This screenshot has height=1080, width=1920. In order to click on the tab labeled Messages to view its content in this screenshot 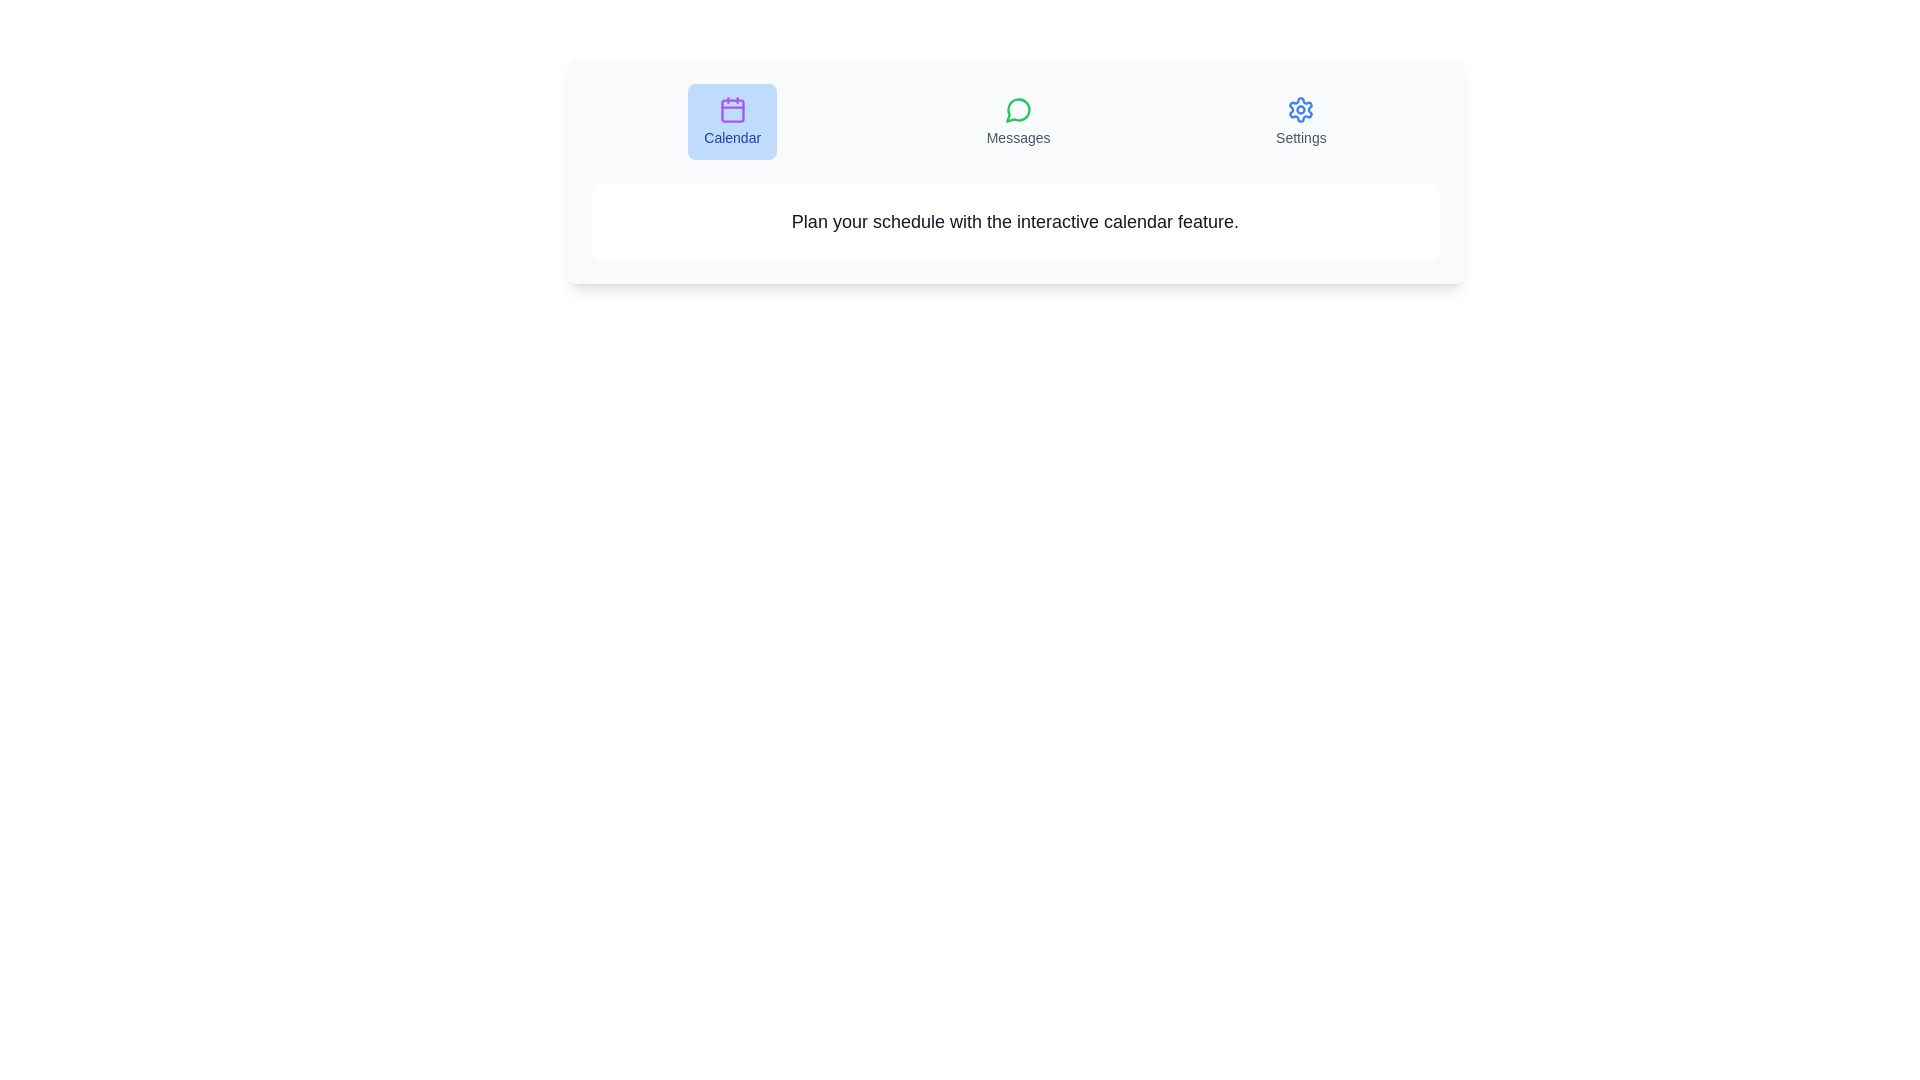, I will do `click(1018, 122)`.